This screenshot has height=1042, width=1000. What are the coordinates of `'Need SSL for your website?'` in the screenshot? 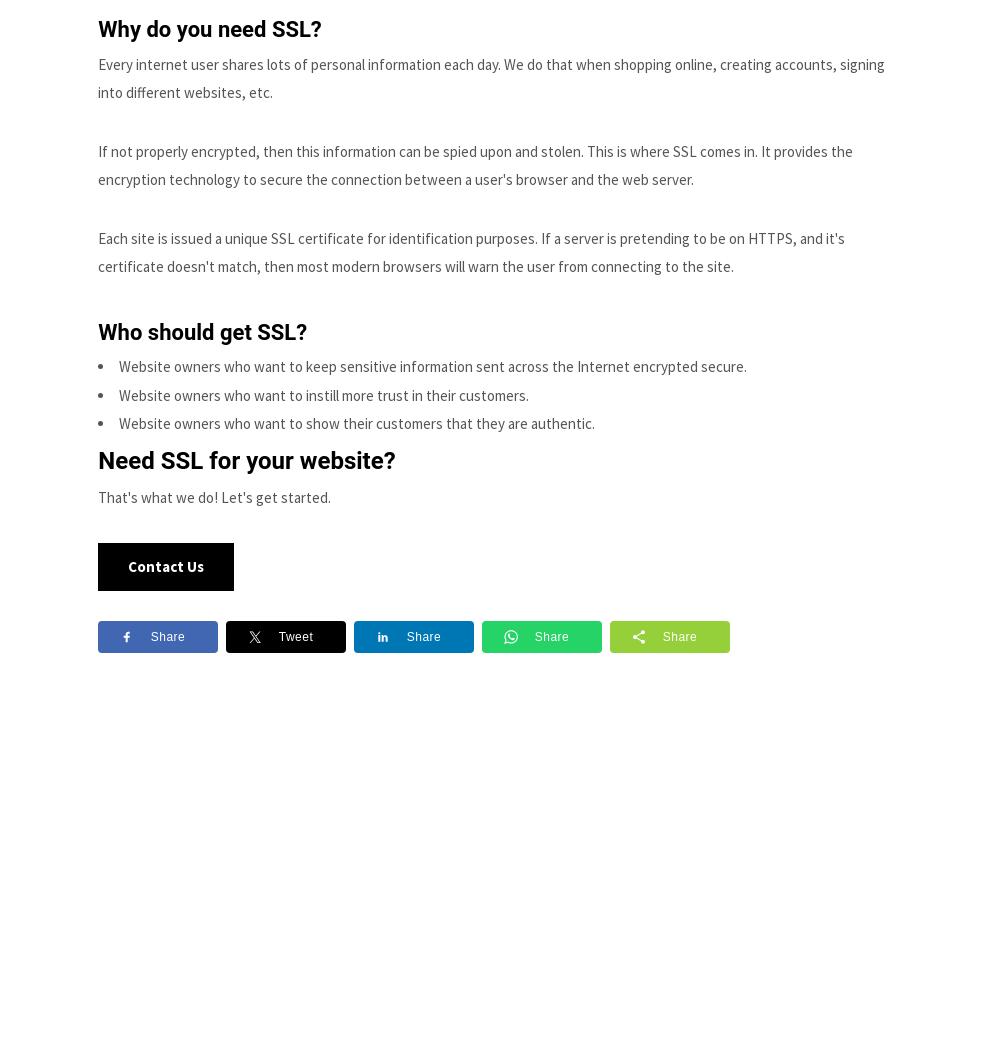 It's located at (97, 460).